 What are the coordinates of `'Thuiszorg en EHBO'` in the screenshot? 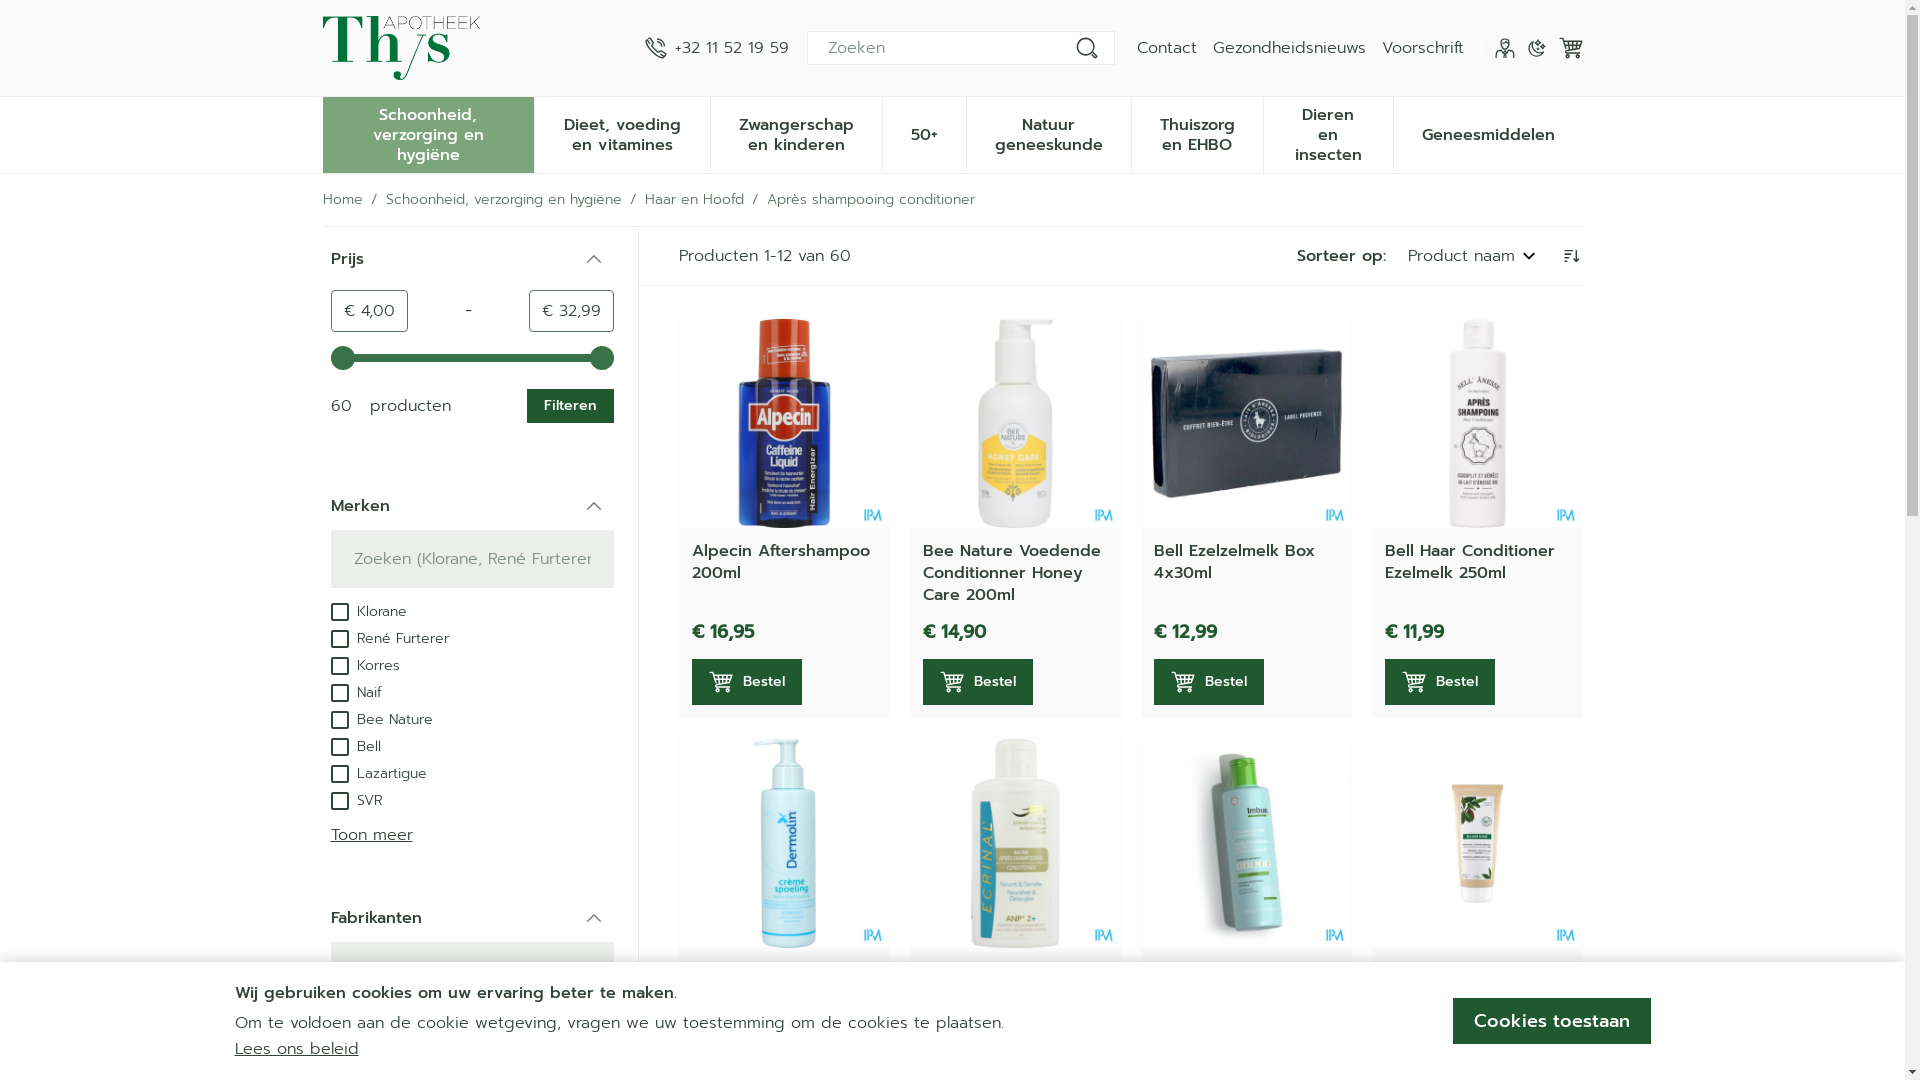 It's located at (1197, 132).